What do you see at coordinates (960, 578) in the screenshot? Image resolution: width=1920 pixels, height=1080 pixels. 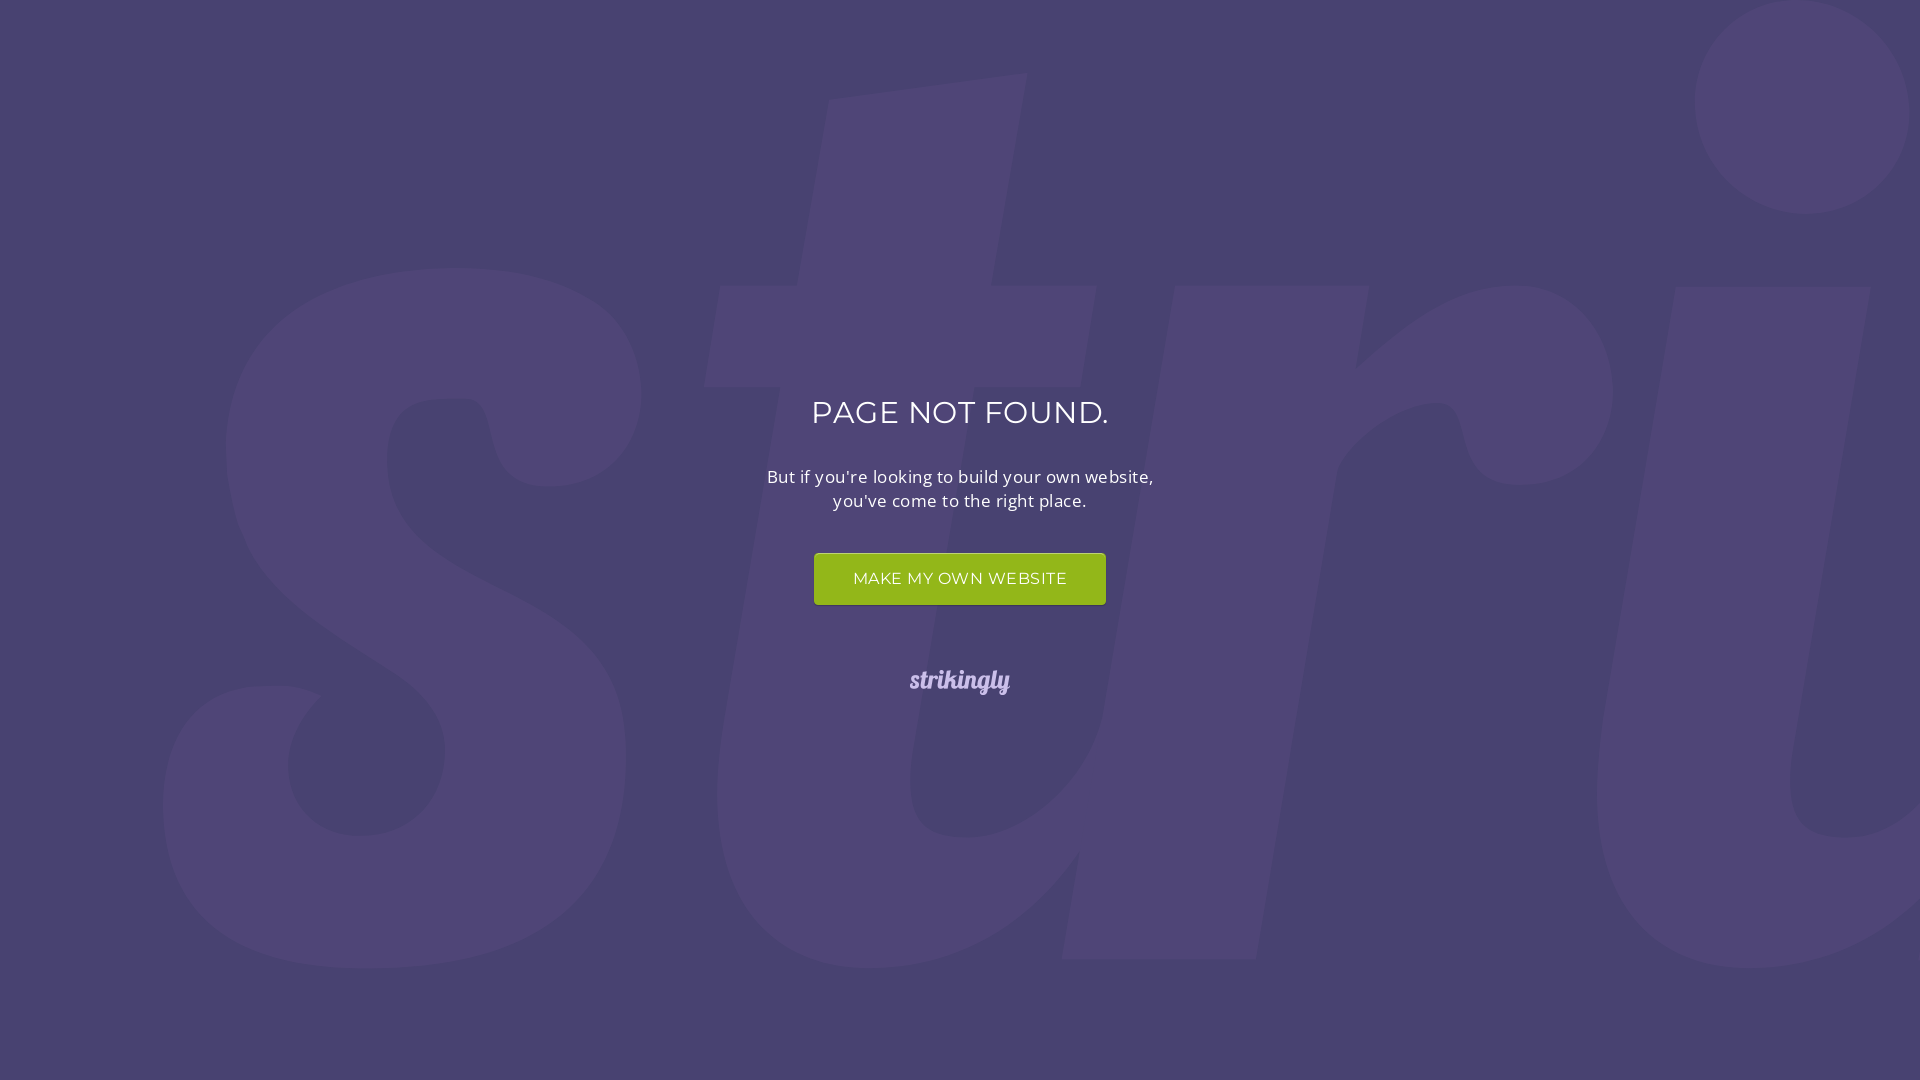 I see `'MAKE MY OWN WEBSITE'` at bounding box center [960, 578].